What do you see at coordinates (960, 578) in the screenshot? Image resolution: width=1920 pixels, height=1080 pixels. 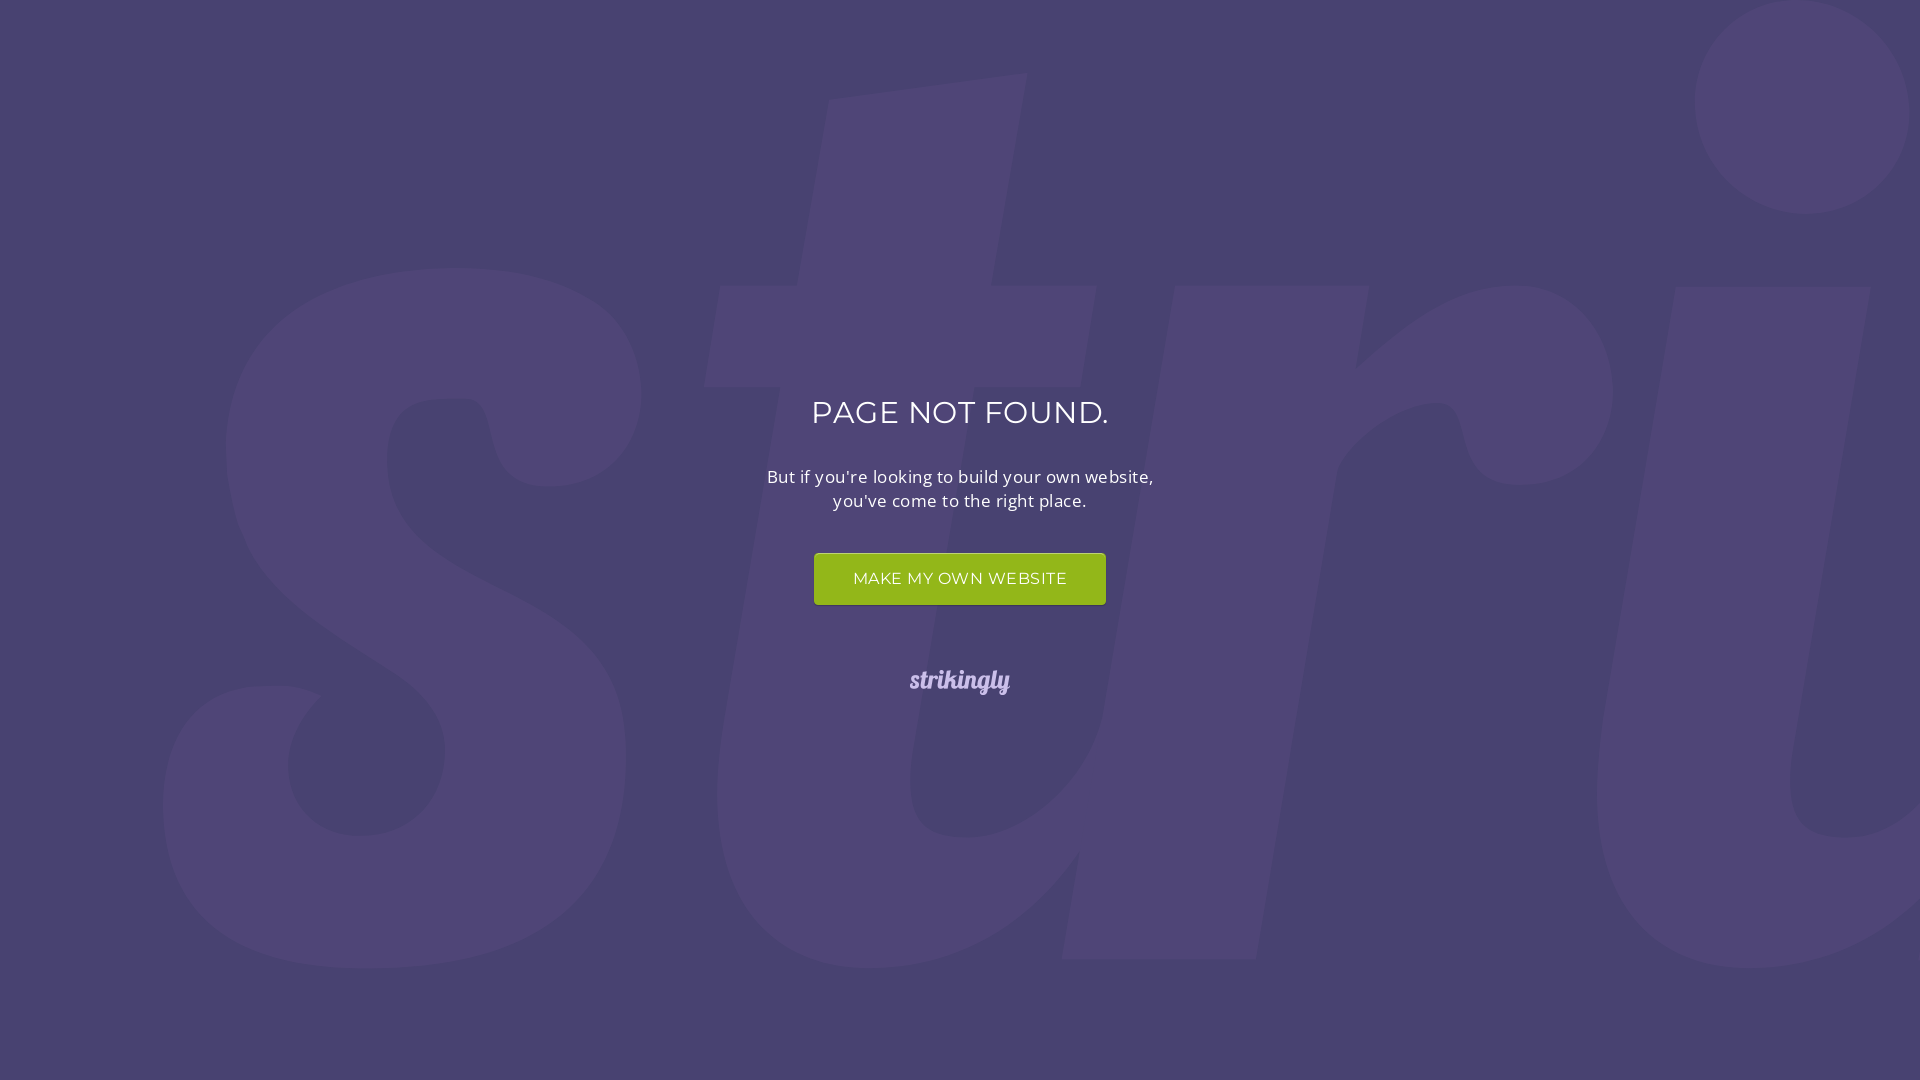 I see `'MAKE MY OWN WEBSITE'` at bounding box center [960, 578].